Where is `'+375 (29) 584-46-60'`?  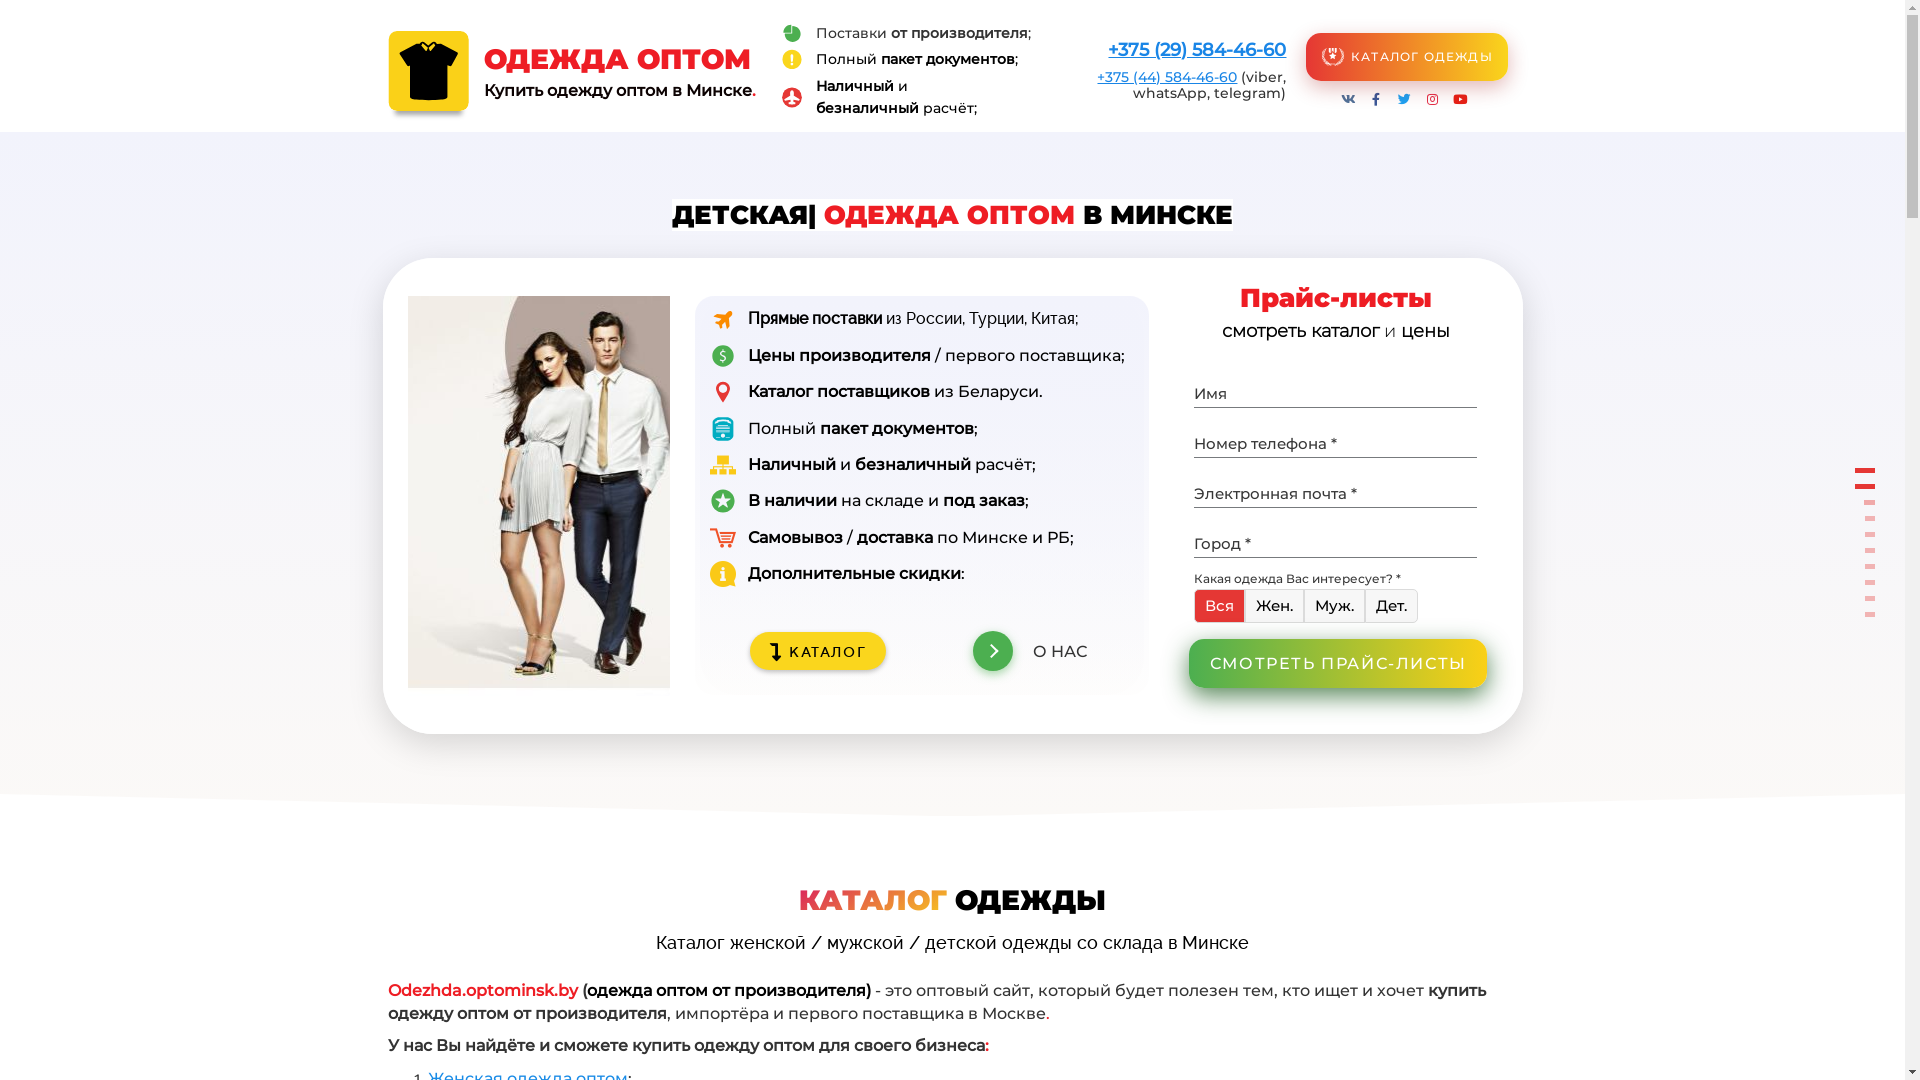
'+375 (29) 584-46-60' is located at coordinates (1107, 49).